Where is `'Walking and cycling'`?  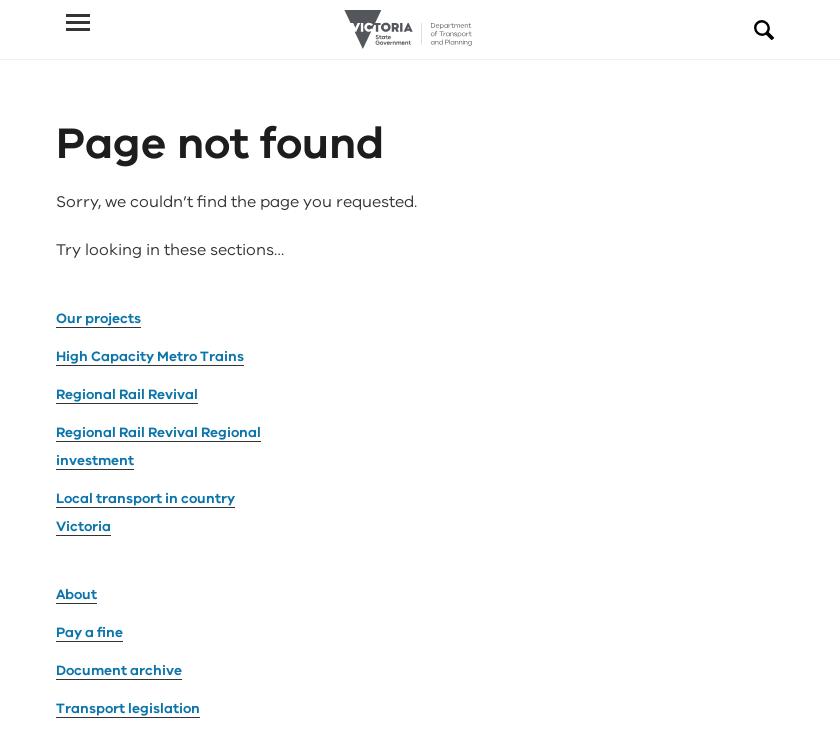 'Walking and cycling' is located at coordinates (124, 586).